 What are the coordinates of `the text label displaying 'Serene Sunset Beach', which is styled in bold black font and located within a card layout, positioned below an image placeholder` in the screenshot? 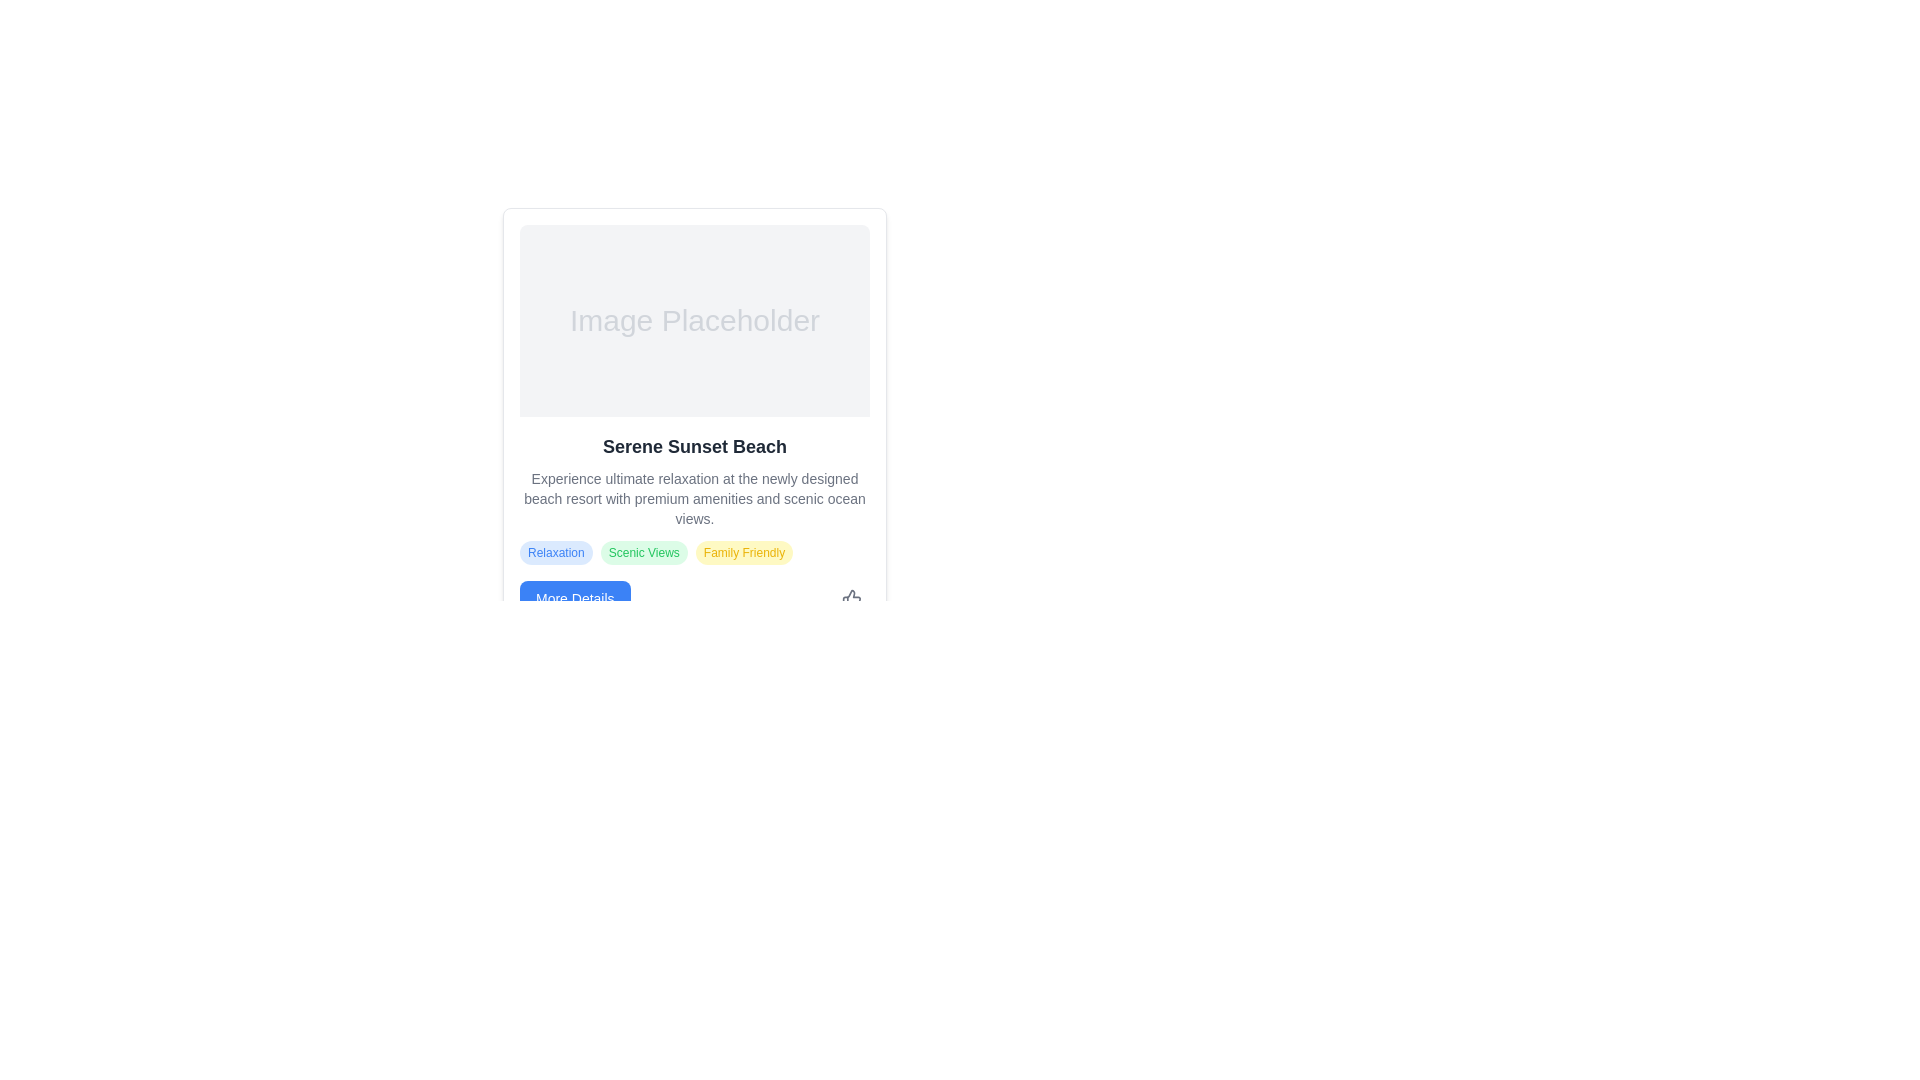 It's located at (695, 446).